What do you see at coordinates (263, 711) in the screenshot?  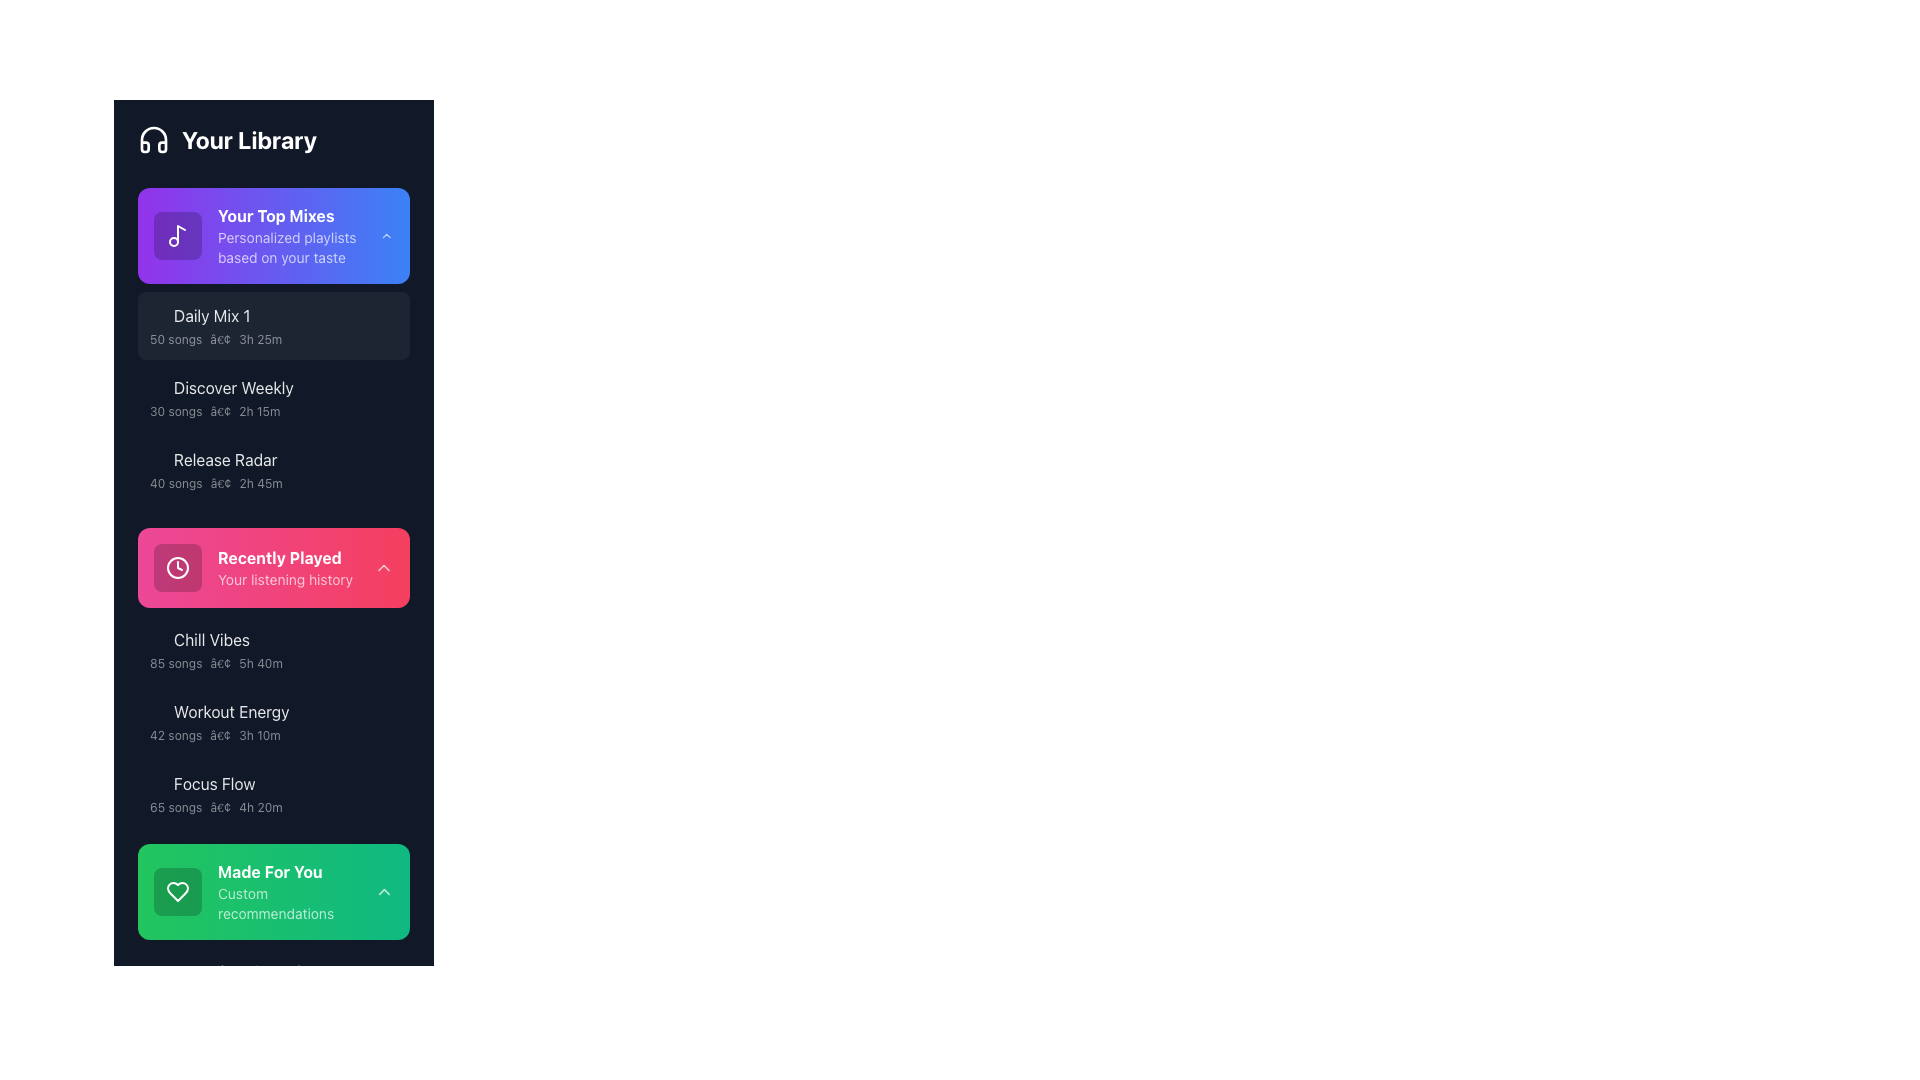 I see `the fifth text label` at bounding box center [263, 711].